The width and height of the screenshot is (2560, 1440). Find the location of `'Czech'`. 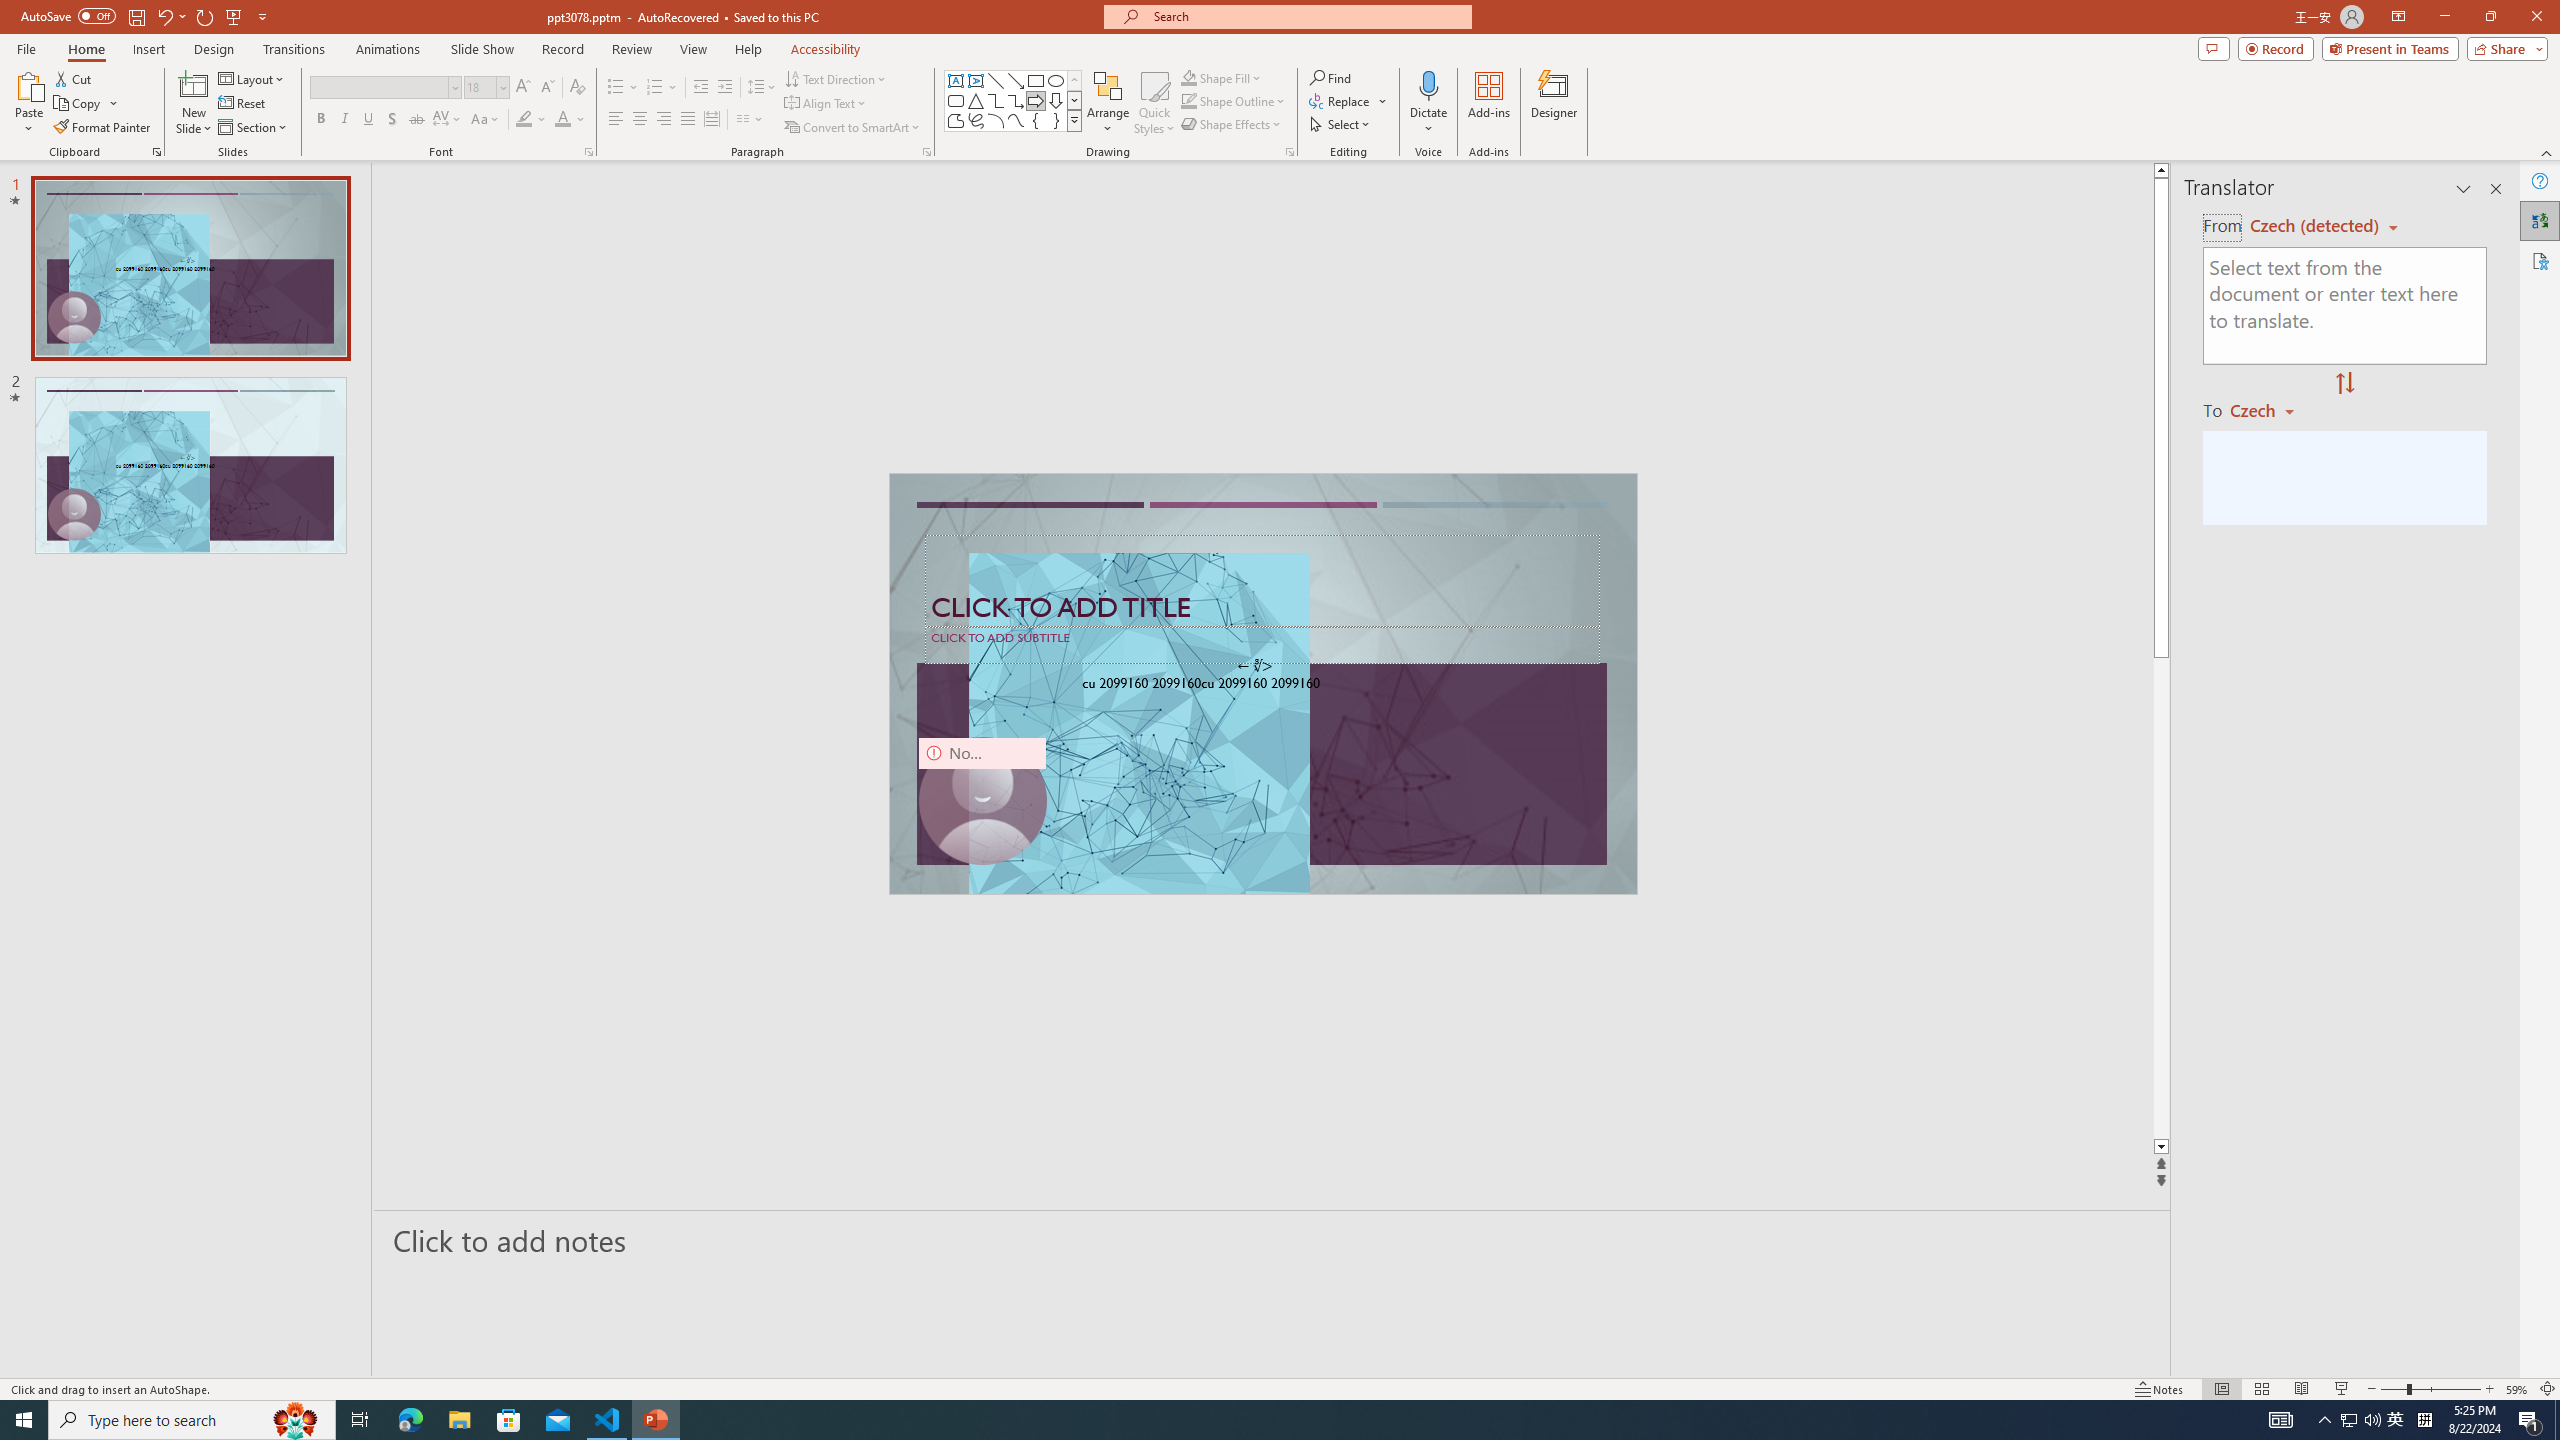

'Czech' is located at coordinates (2270, 409).